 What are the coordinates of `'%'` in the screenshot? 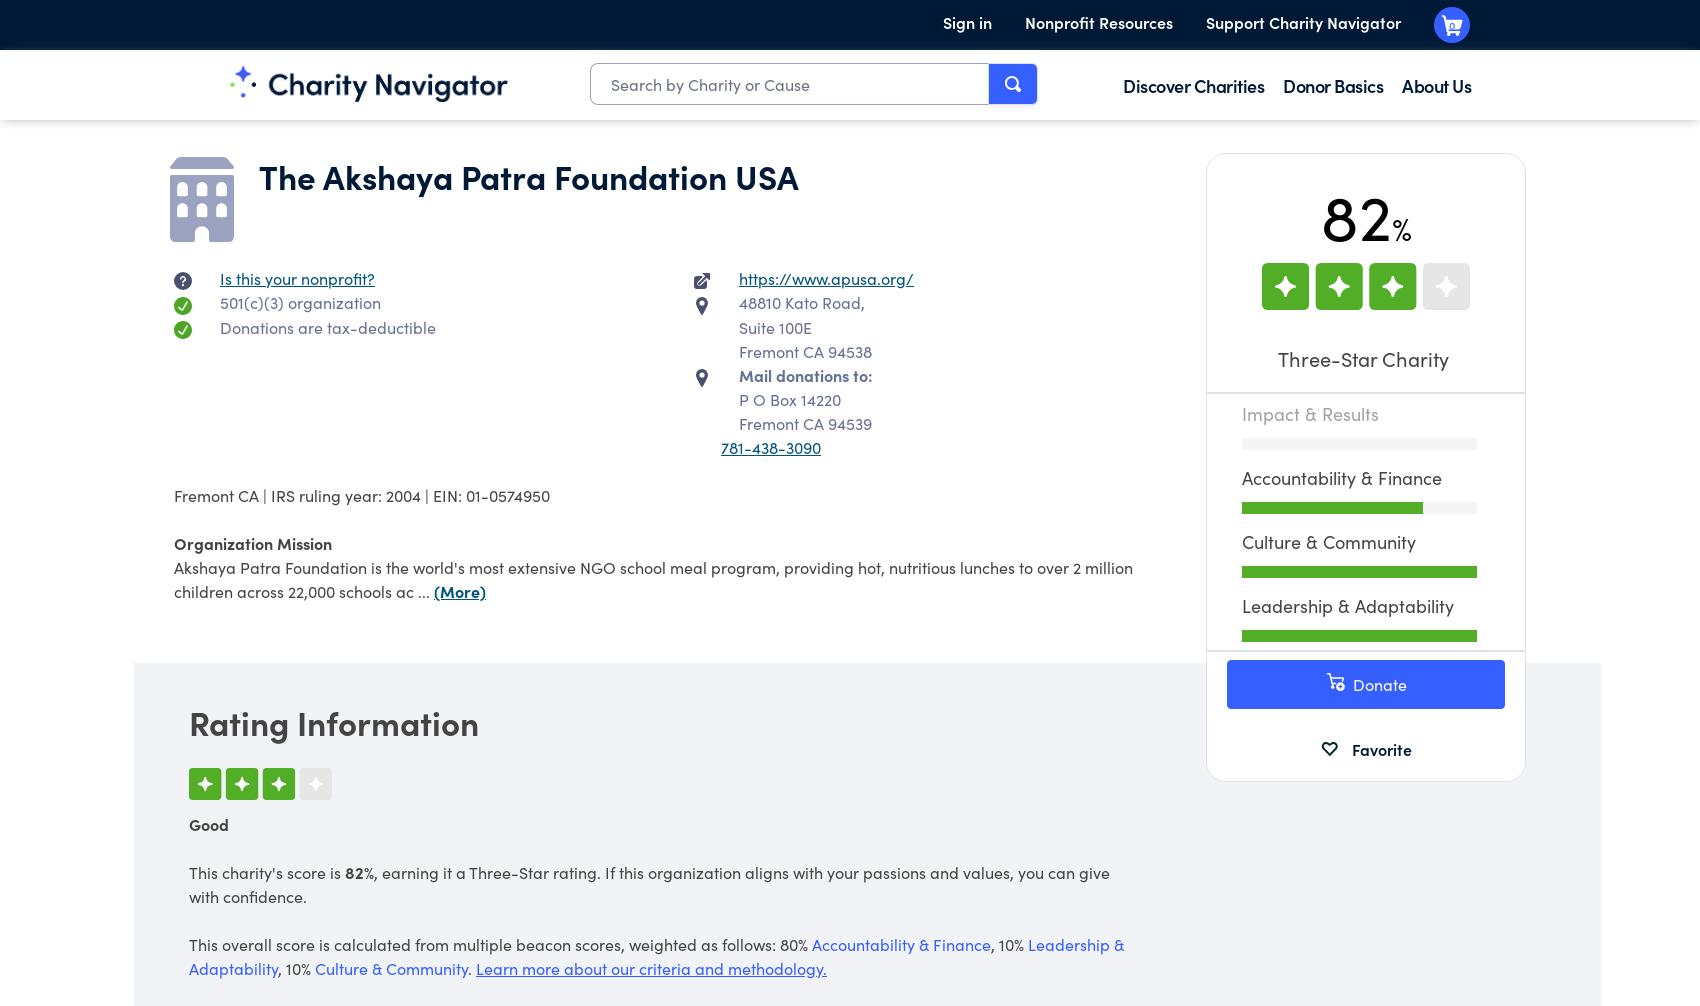 It's located at (1389, 227).